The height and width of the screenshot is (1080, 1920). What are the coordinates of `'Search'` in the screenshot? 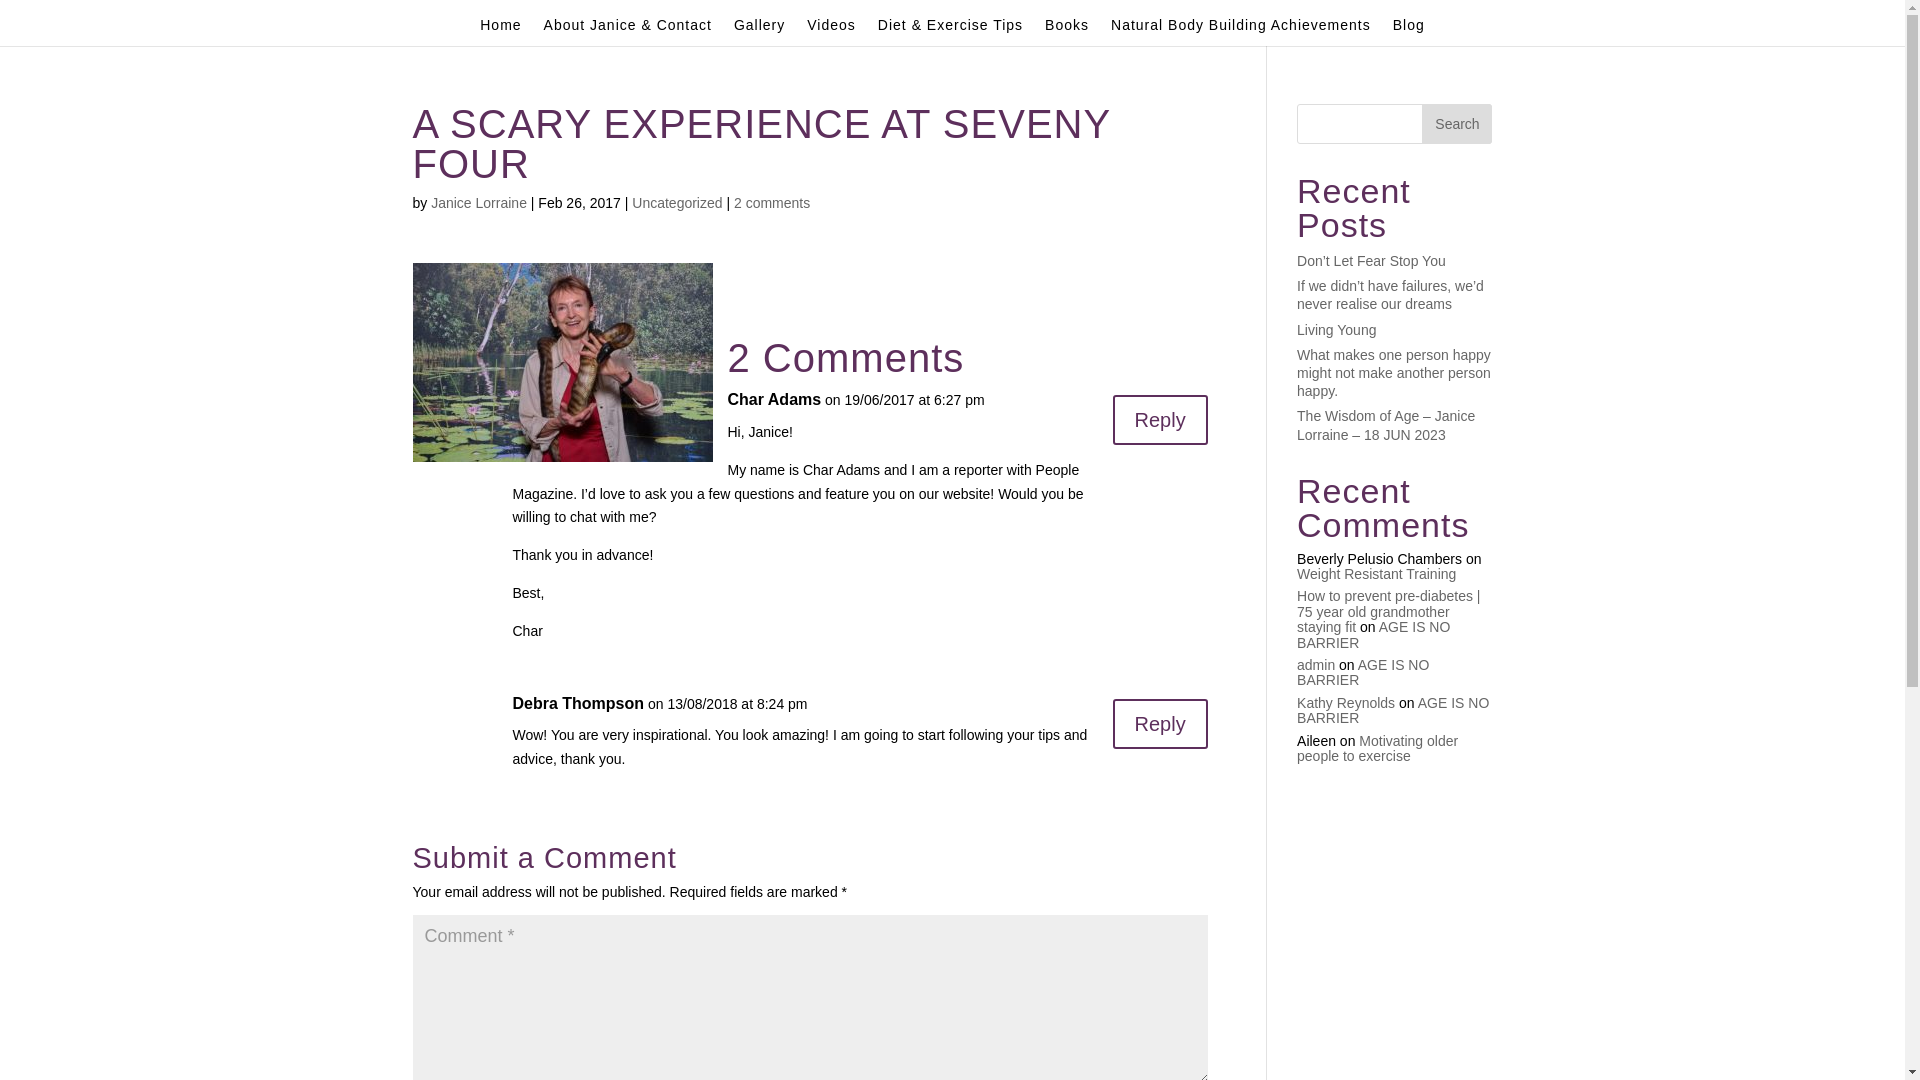 It's located at (1457, 123).